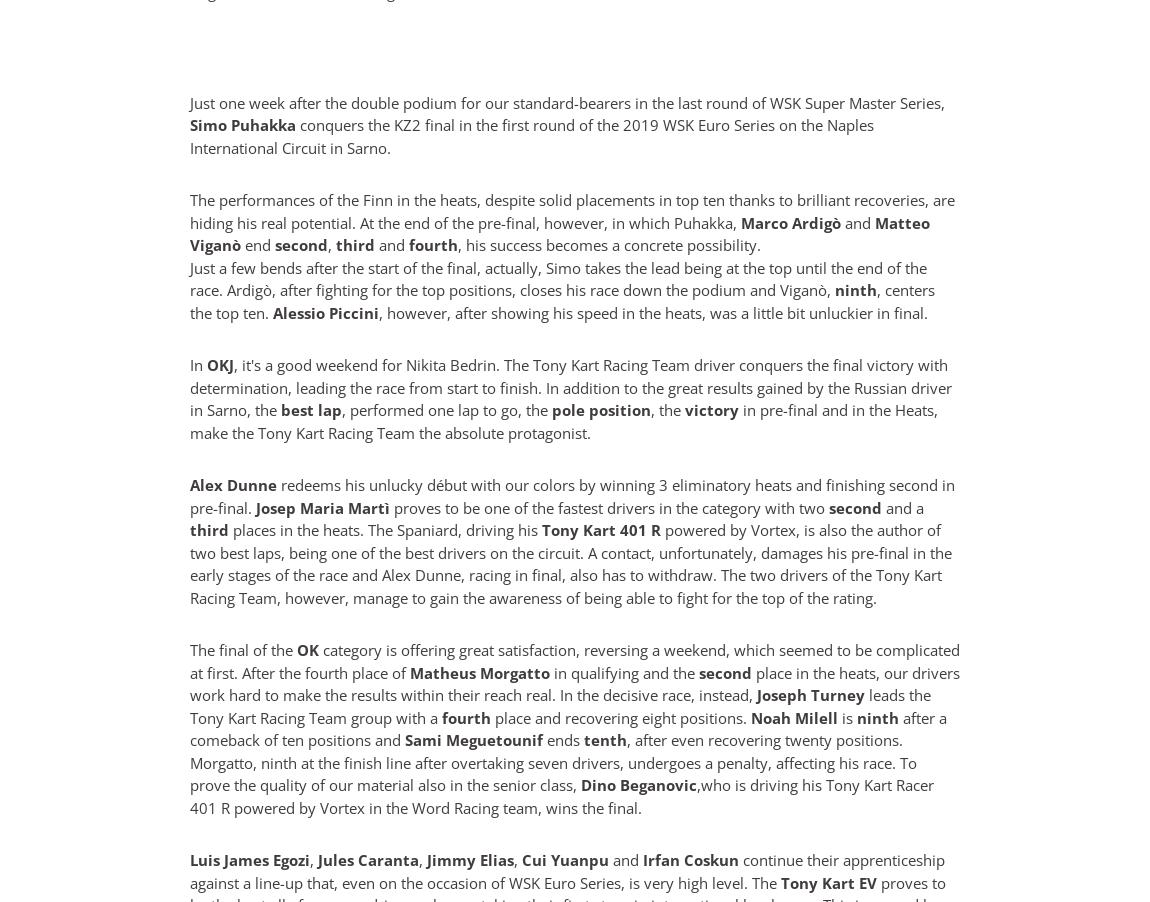  What do you see at coordinates (494, 740) in the screenshot?
I see `'Meguetounif'` at bounding box center [494, 740].